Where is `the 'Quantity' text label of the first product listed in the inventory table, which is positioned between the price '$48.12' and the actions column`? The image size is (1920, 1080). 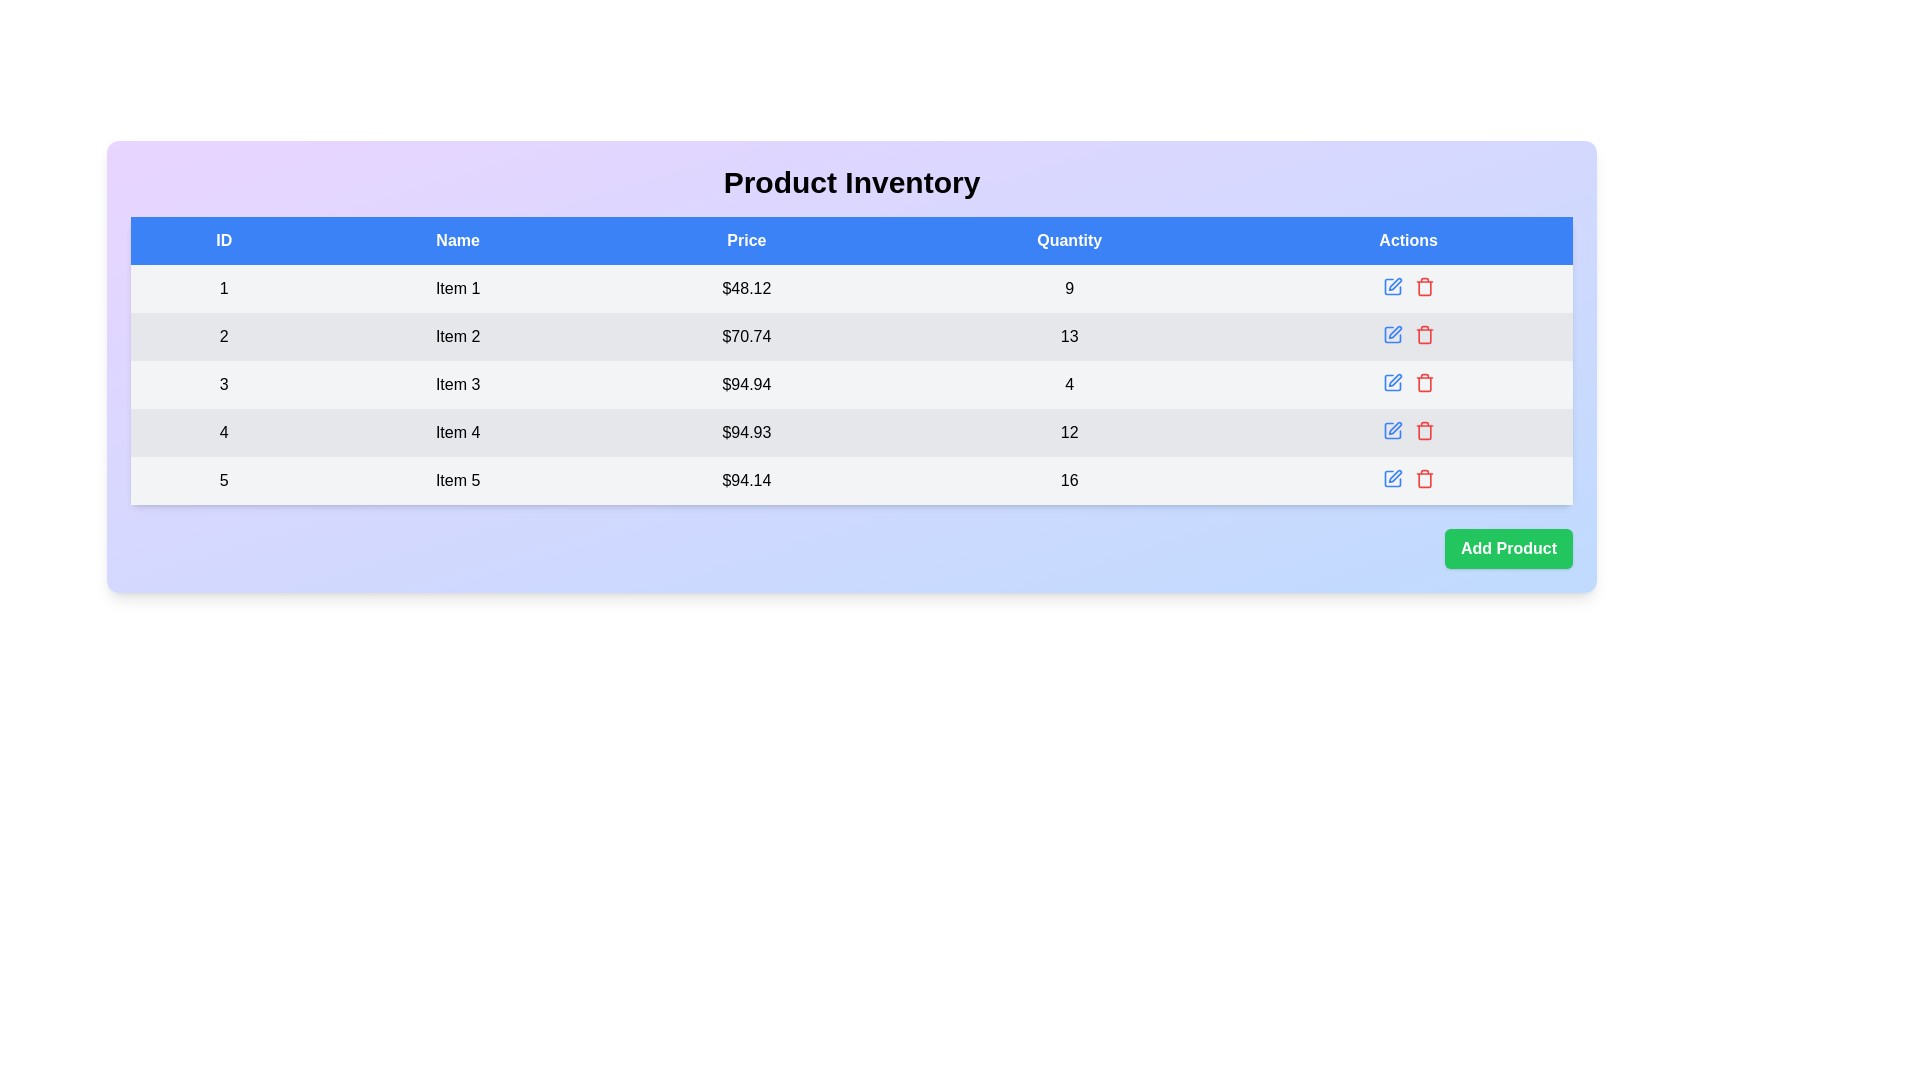 the 'Quantity' text label of the first product listed in the inventory table, which is positioned between the price '$48.12' and the actions column is located at coordinates (1068, 289).